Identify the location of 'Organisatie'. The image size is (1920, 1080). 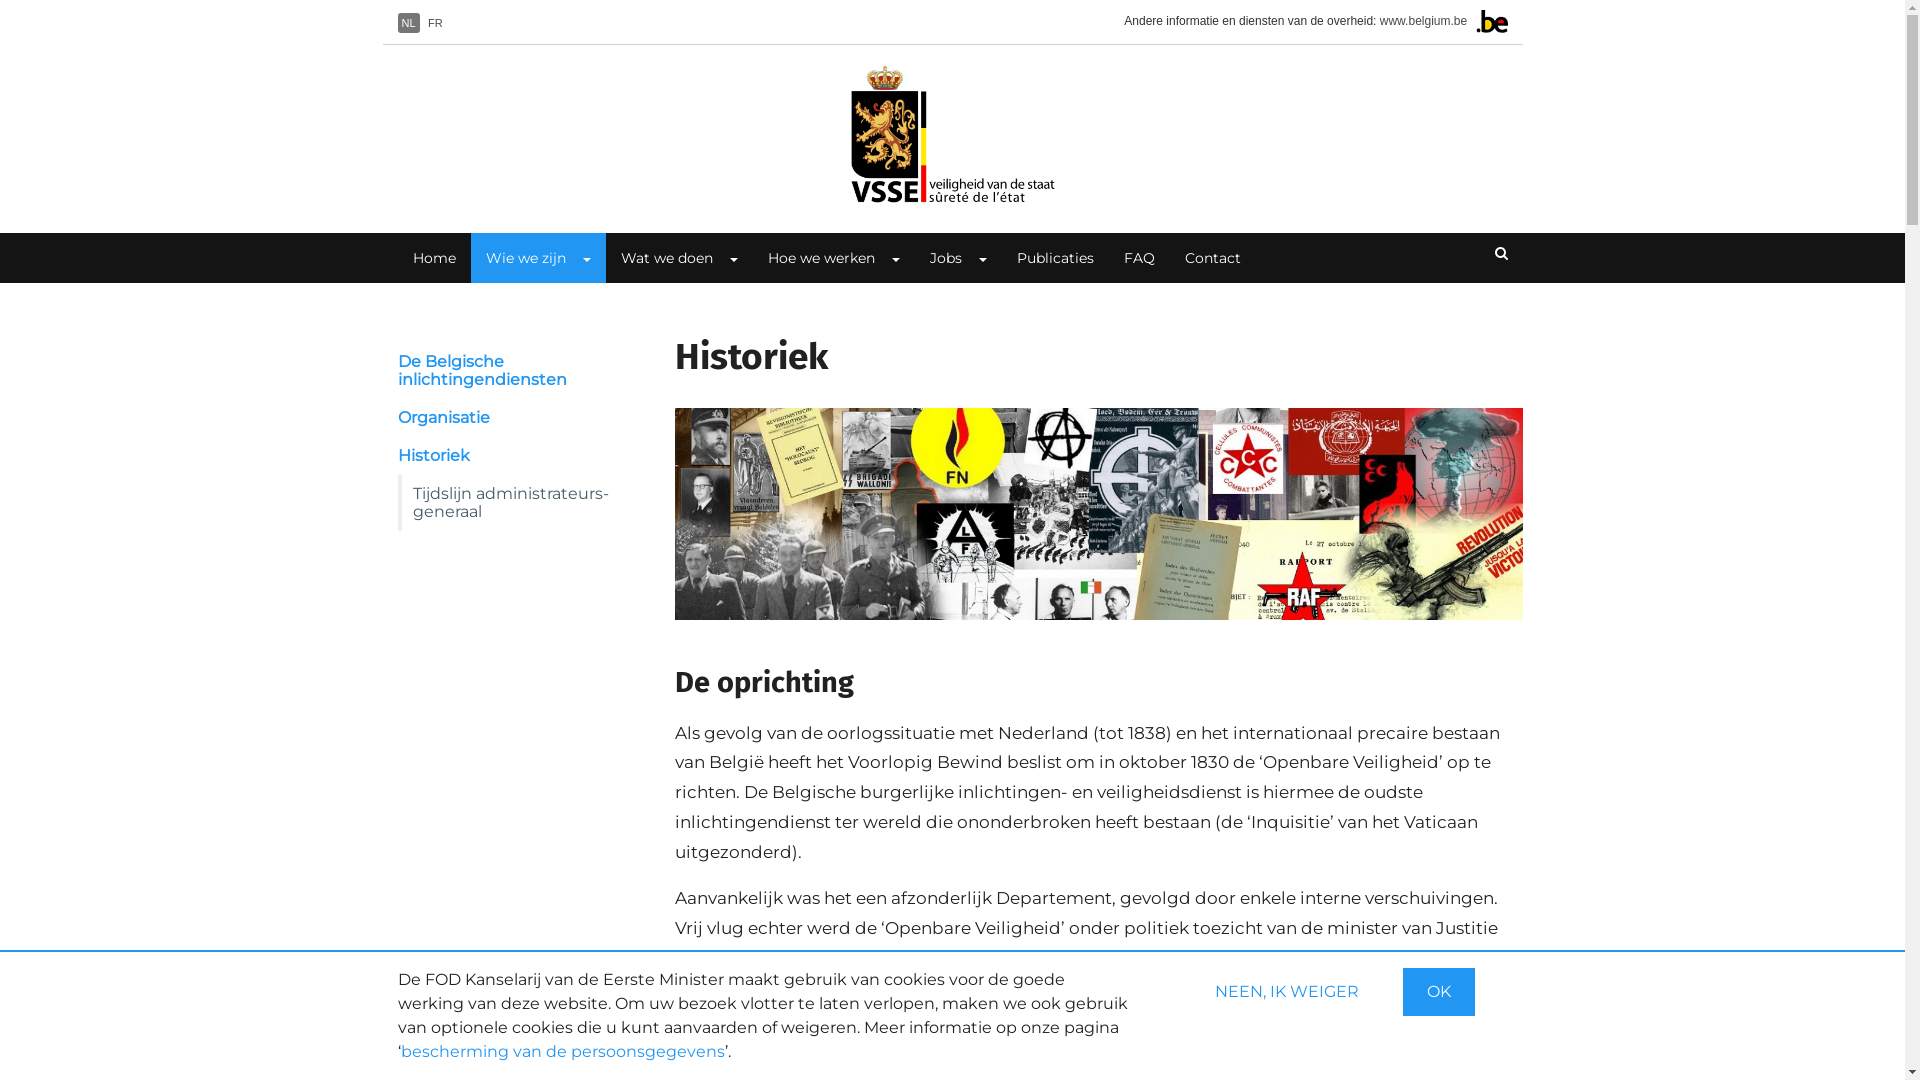
(513, 416).